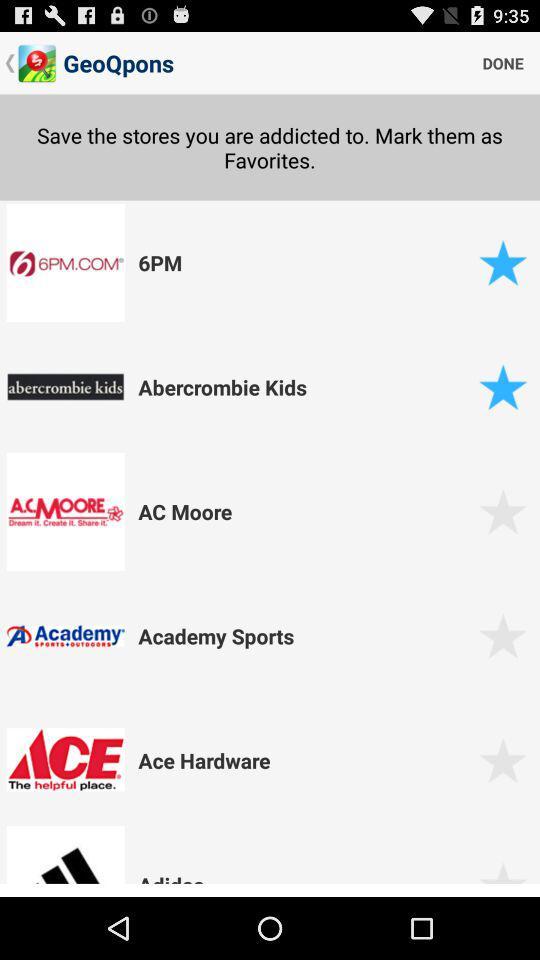 The image size is (540, 960). What do you see at coordinates (305, 510) in the screenshot?
I see `the ac moore` at bounding box center [305, 510].